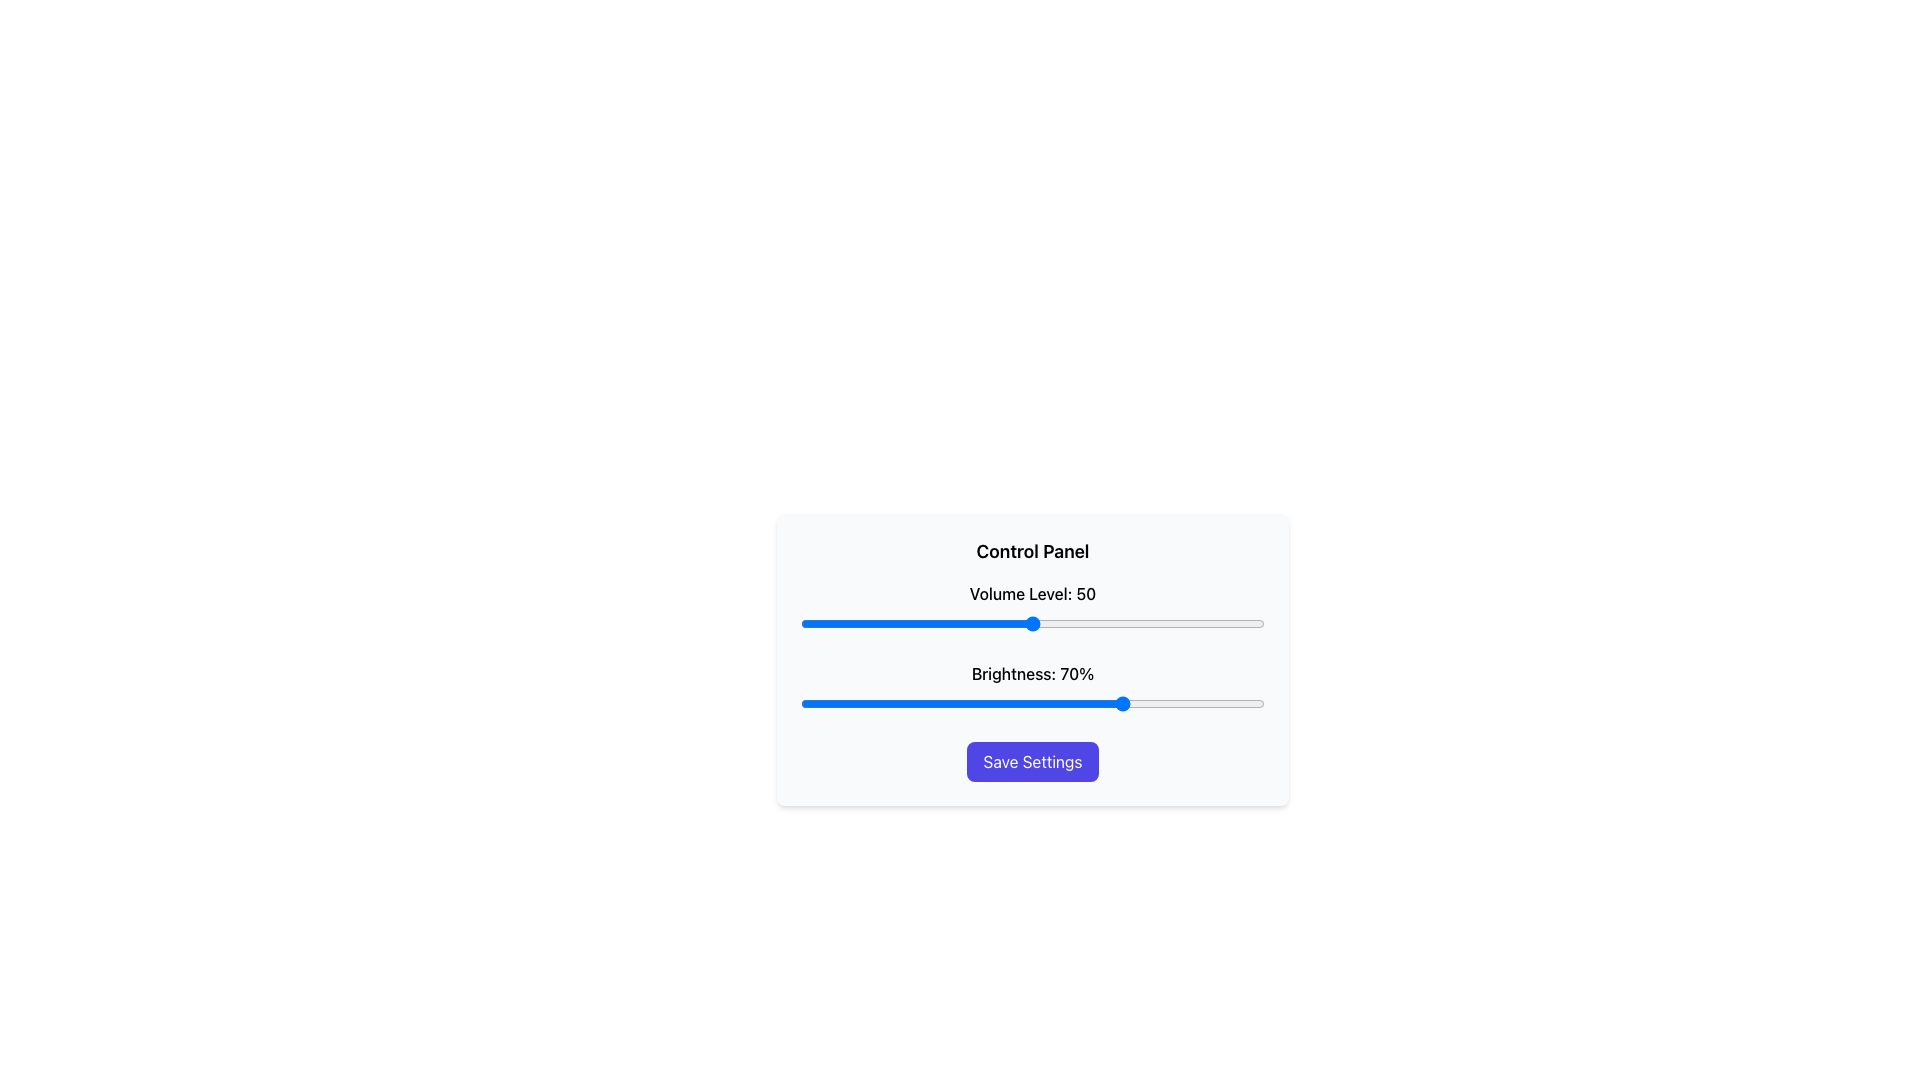 The image size is (1920, 1080). Describe the element at coordinates (1037, 703) in the screenshot. I see `brightness` at that location.